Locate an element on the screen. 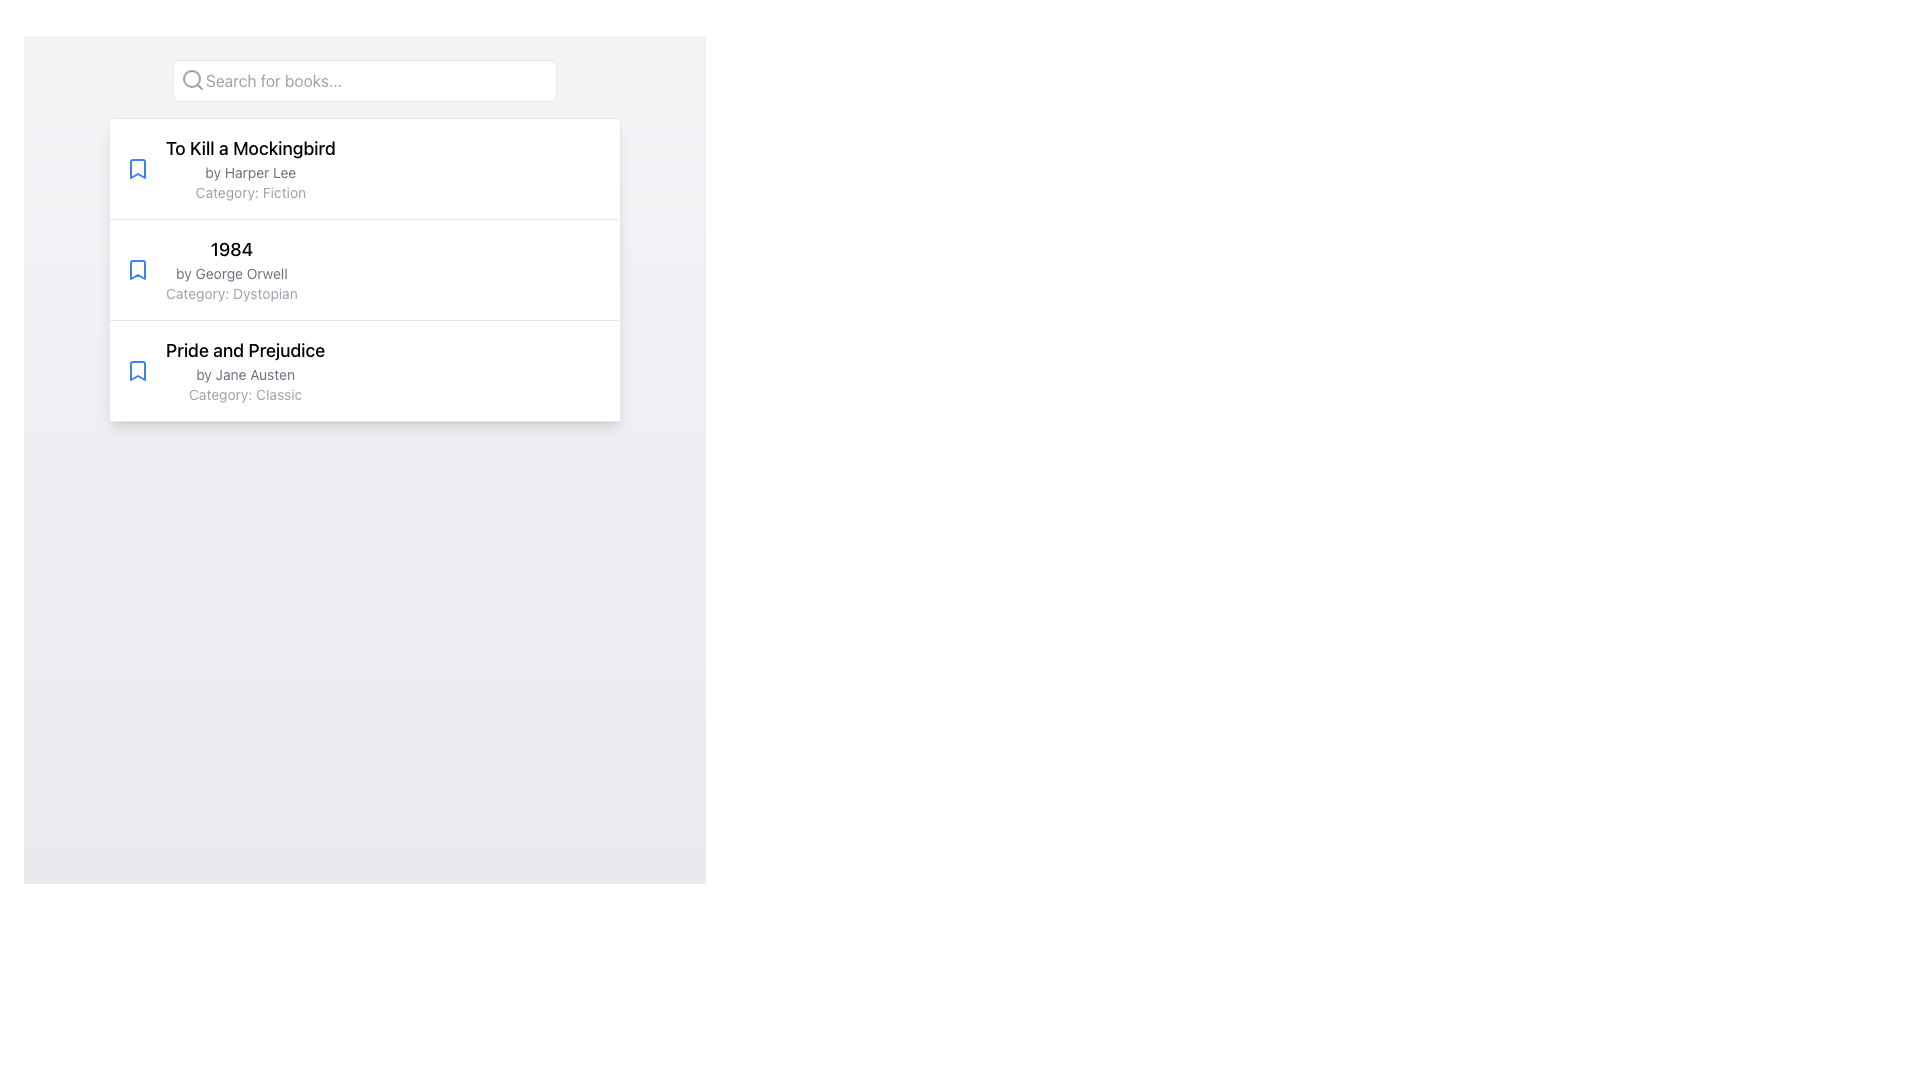 Image resolution: width=1920 pixels, height=1080 pixels. the text content grouping displaying detailed information about the book '1984' located in the second row of the list interface is located at coordinates (231, 270).